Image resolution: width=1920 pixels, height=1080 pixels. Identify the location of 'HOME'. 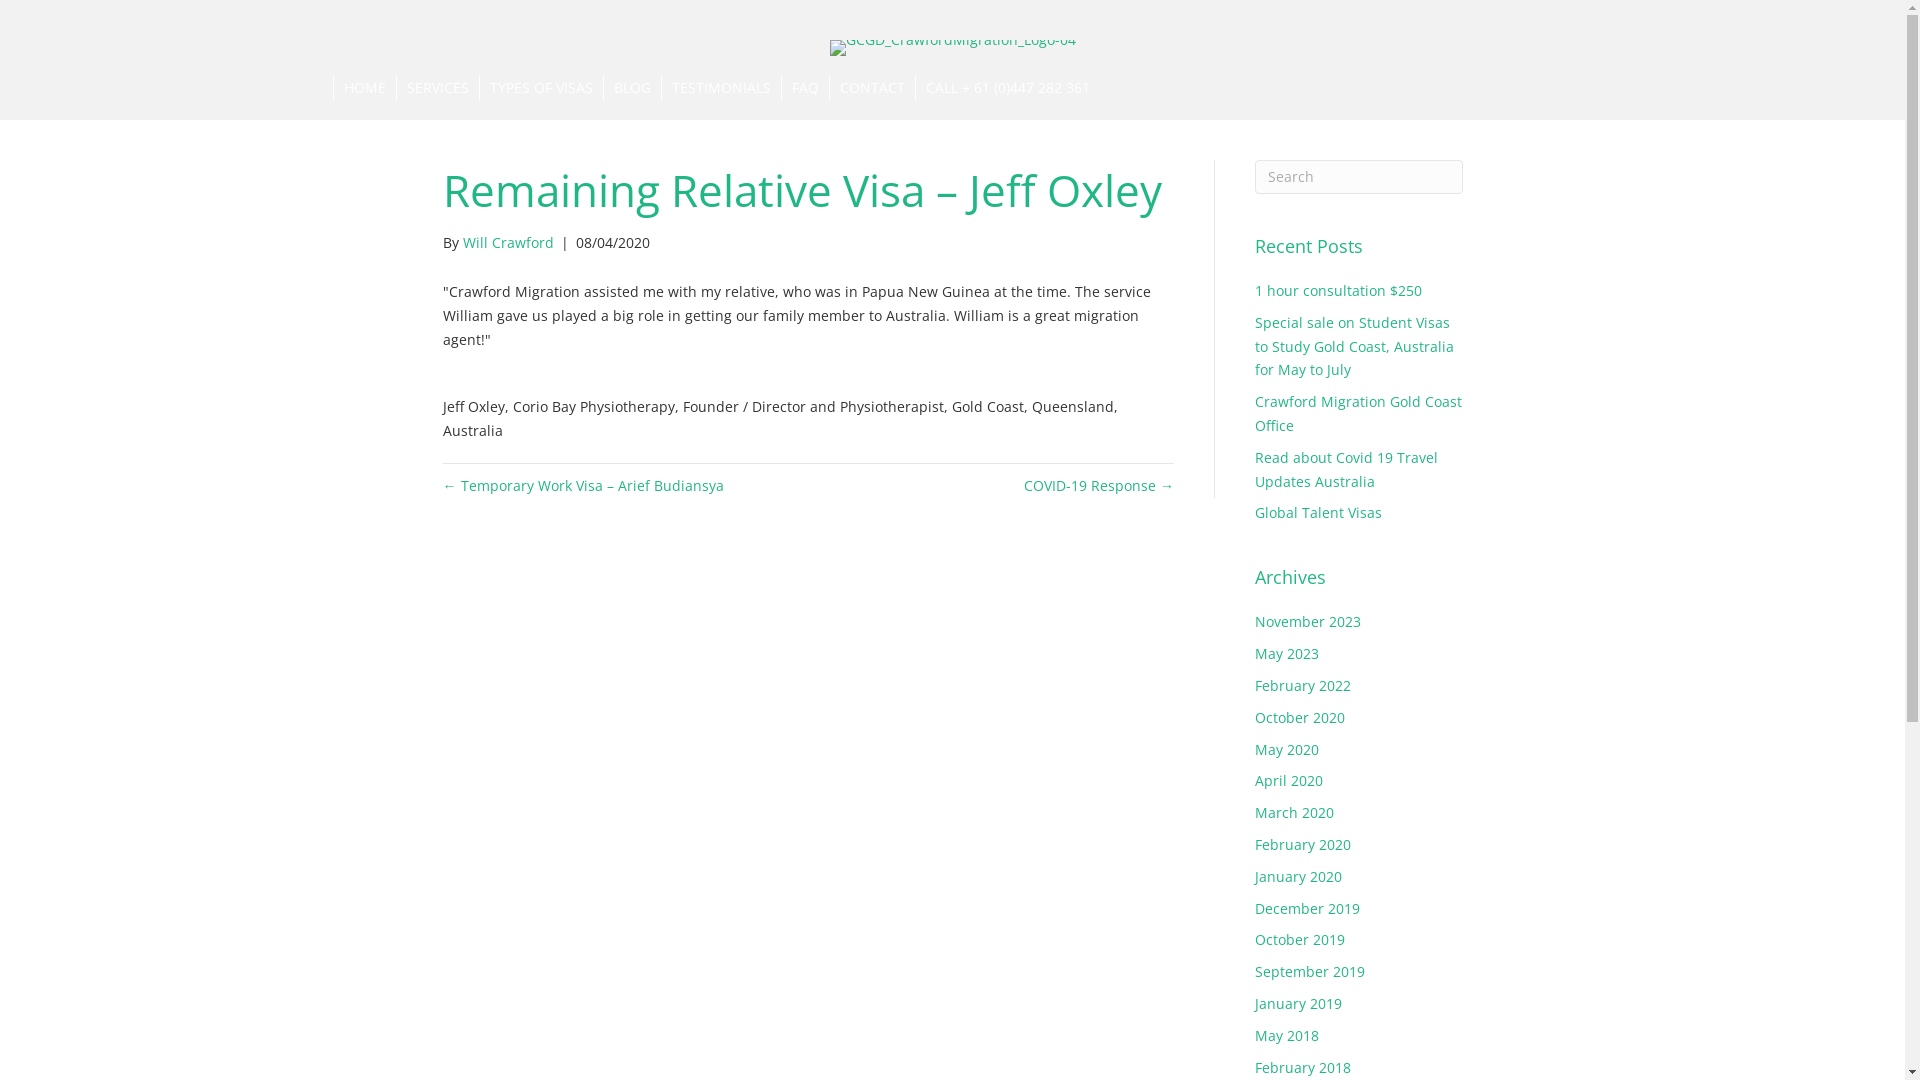
(363, 87).